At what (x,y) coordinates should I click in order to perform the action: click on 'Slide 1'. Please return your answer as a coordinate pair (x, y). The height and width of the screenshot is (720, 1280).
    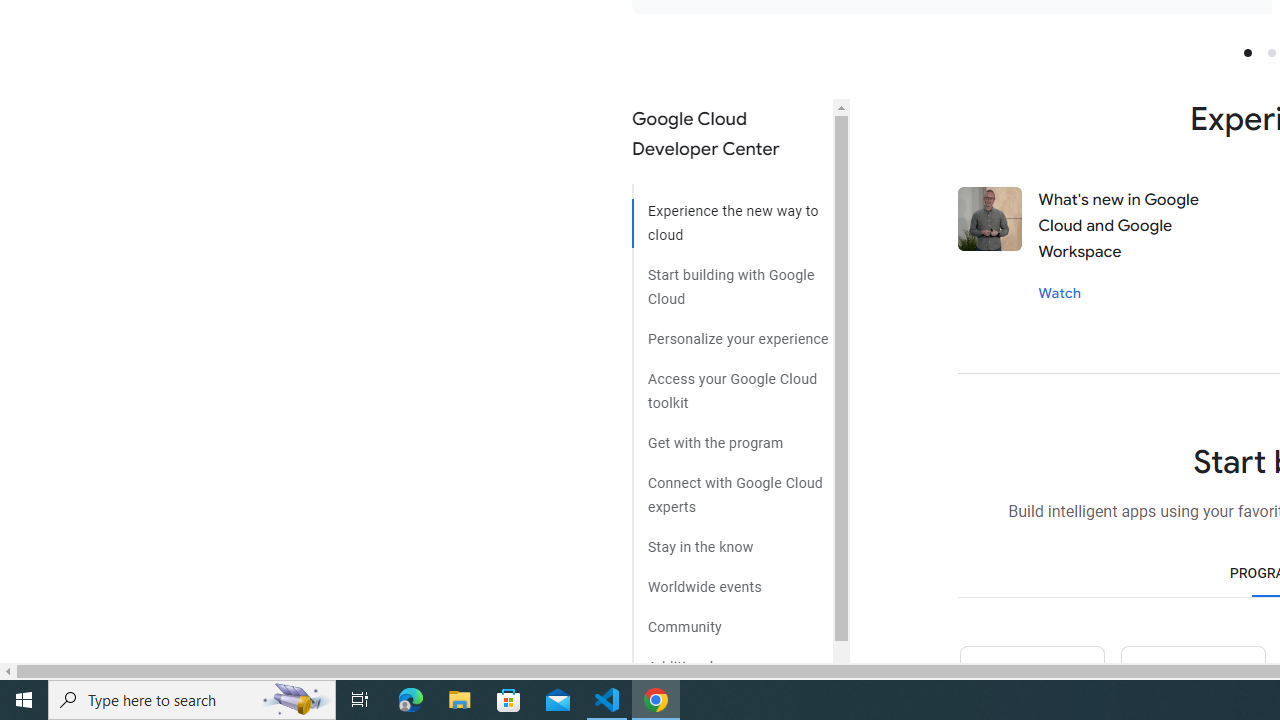
    Looking at the image, I should click on (1246, 51).